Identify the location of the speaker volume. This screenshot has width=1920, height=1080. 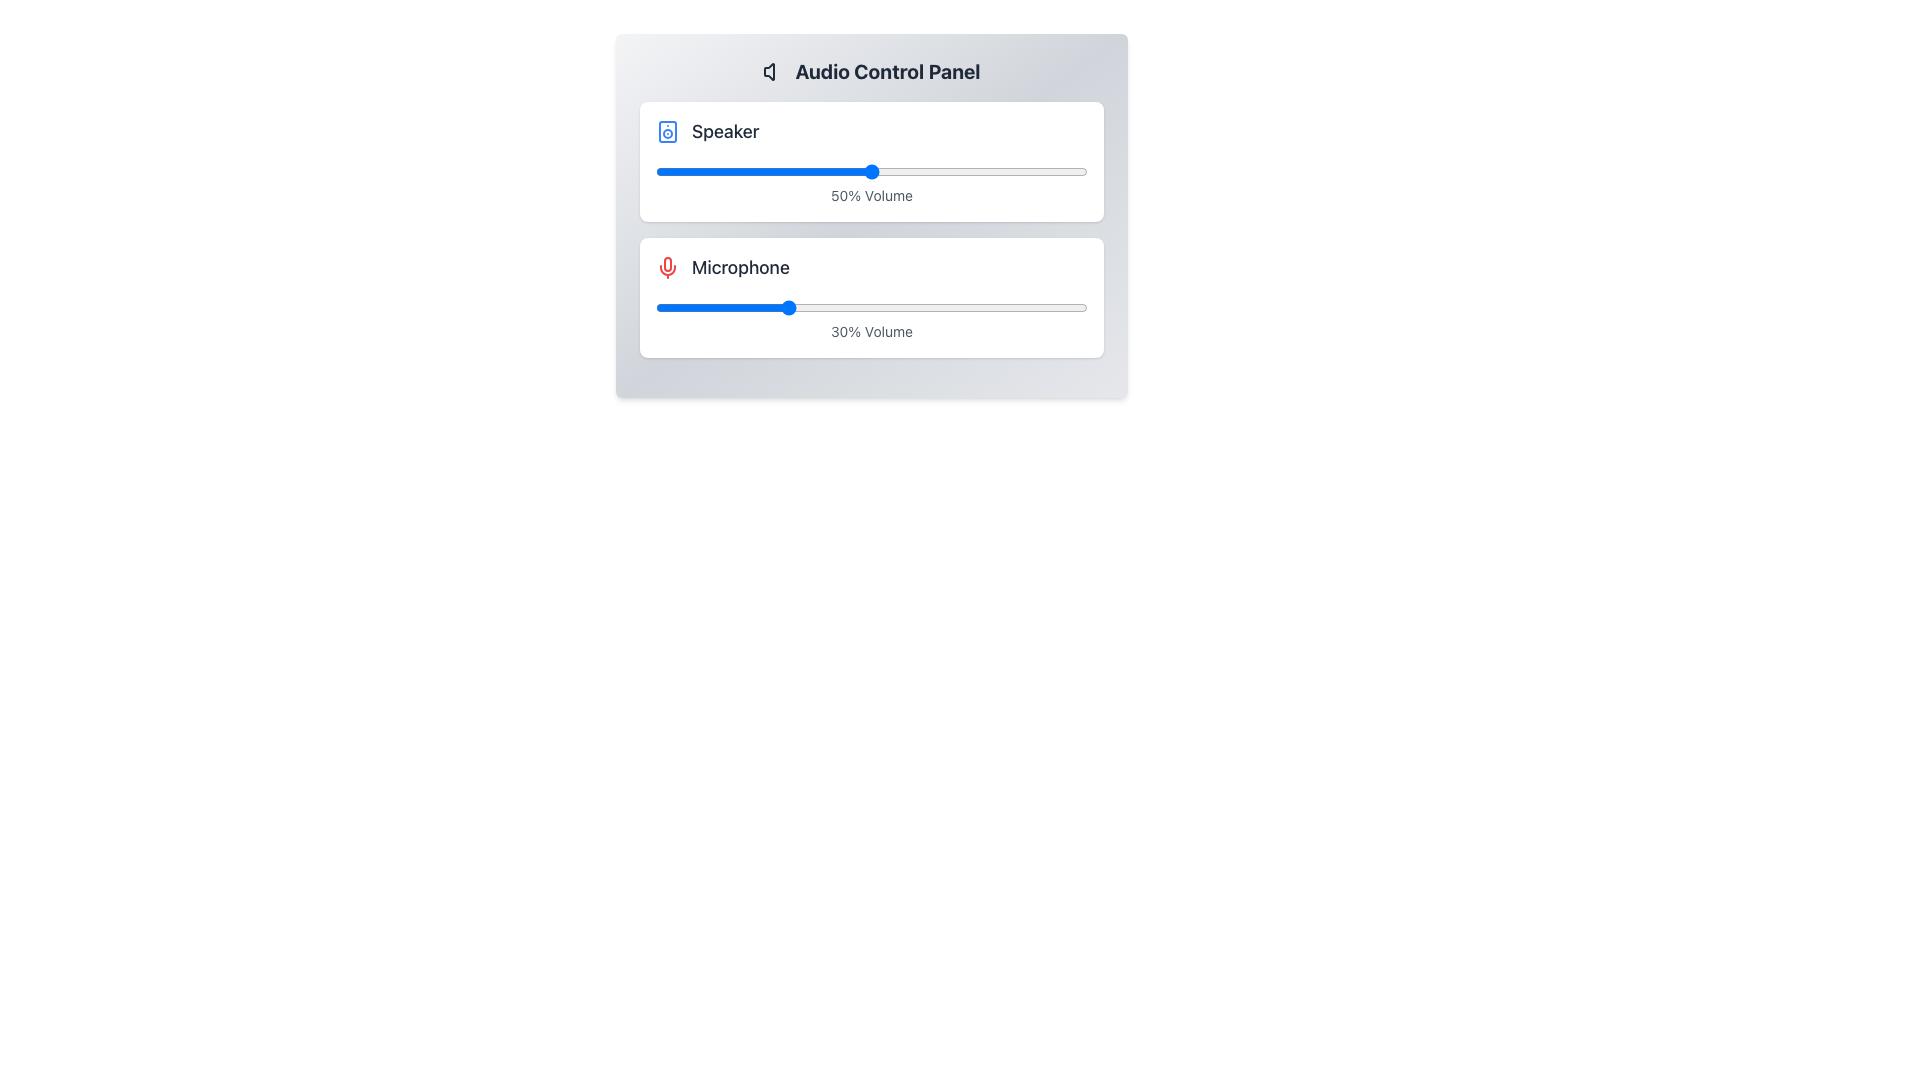
(880, 171).